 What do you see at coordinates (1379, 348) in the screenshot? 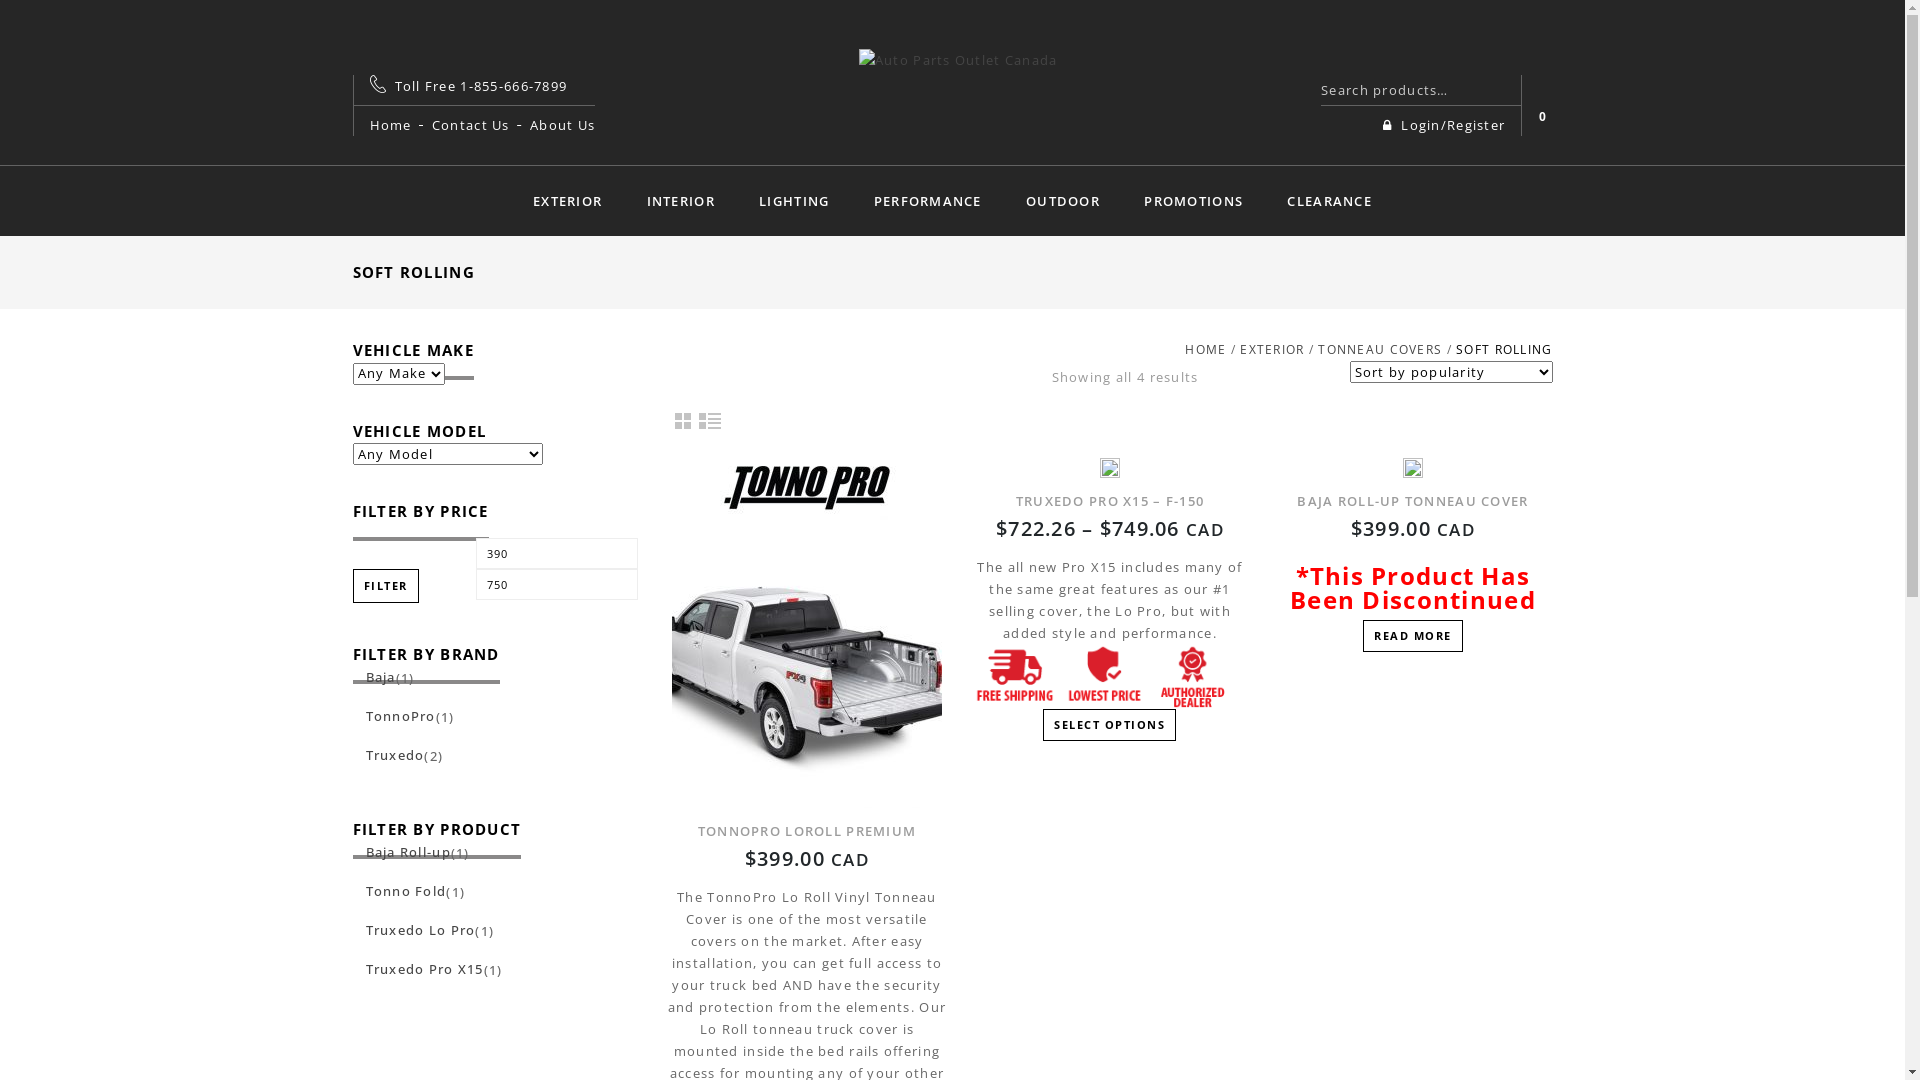
I see `'TONNEAU COVERS'` at bounding box center [1379, 348].